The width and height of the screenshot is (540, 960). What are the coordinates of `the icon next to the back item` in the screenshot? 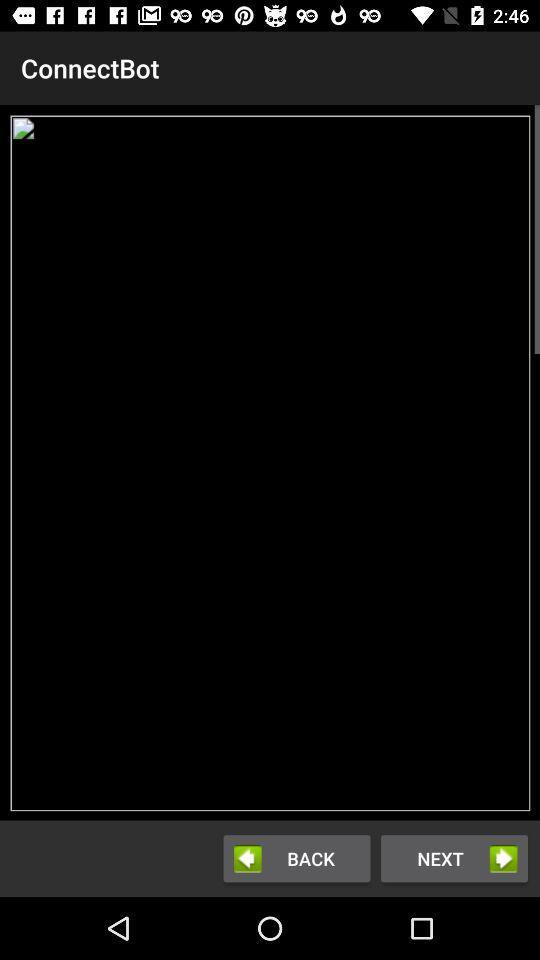 It's located at (454, 857).